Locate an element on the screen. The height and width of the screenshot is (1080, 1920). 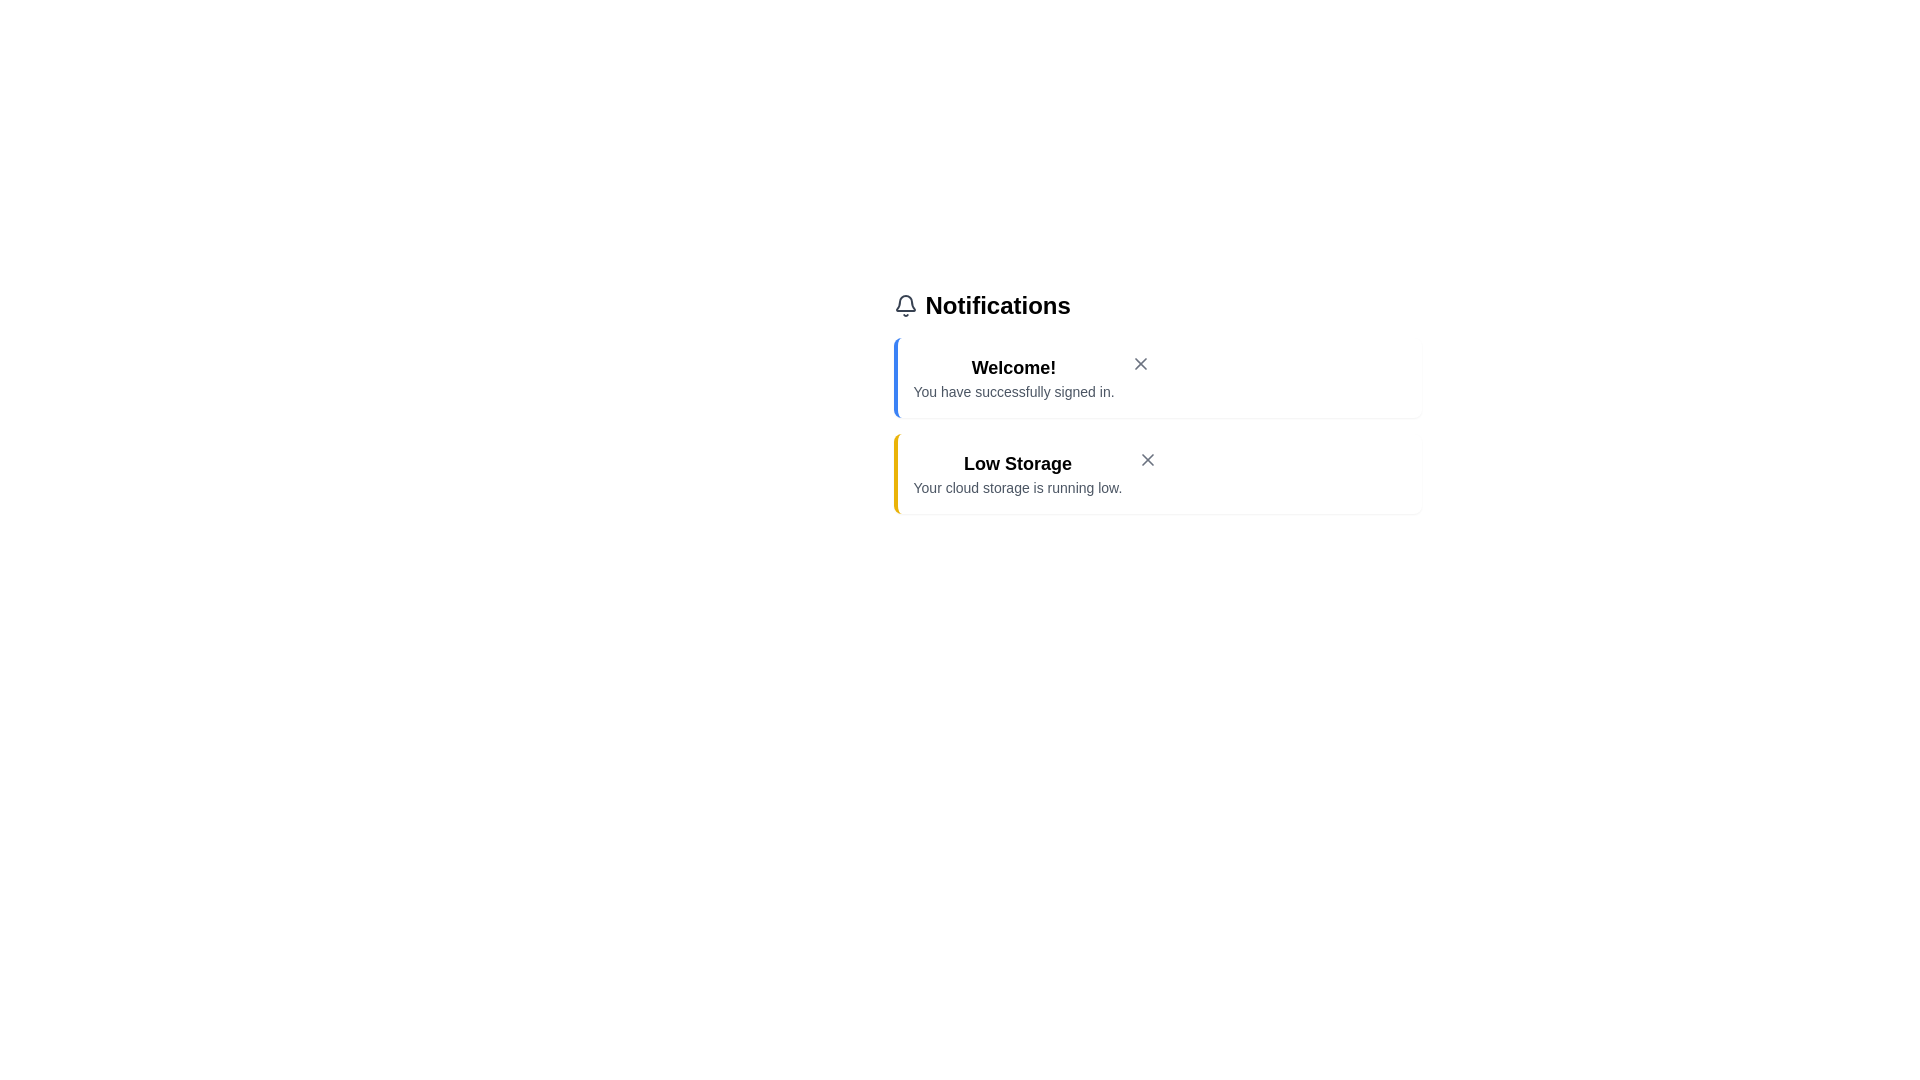
the gray notification bell icon located to the left of the 'Notifications' text at the top-left of the 'Notifications' section is located at coordinates (904, 305).